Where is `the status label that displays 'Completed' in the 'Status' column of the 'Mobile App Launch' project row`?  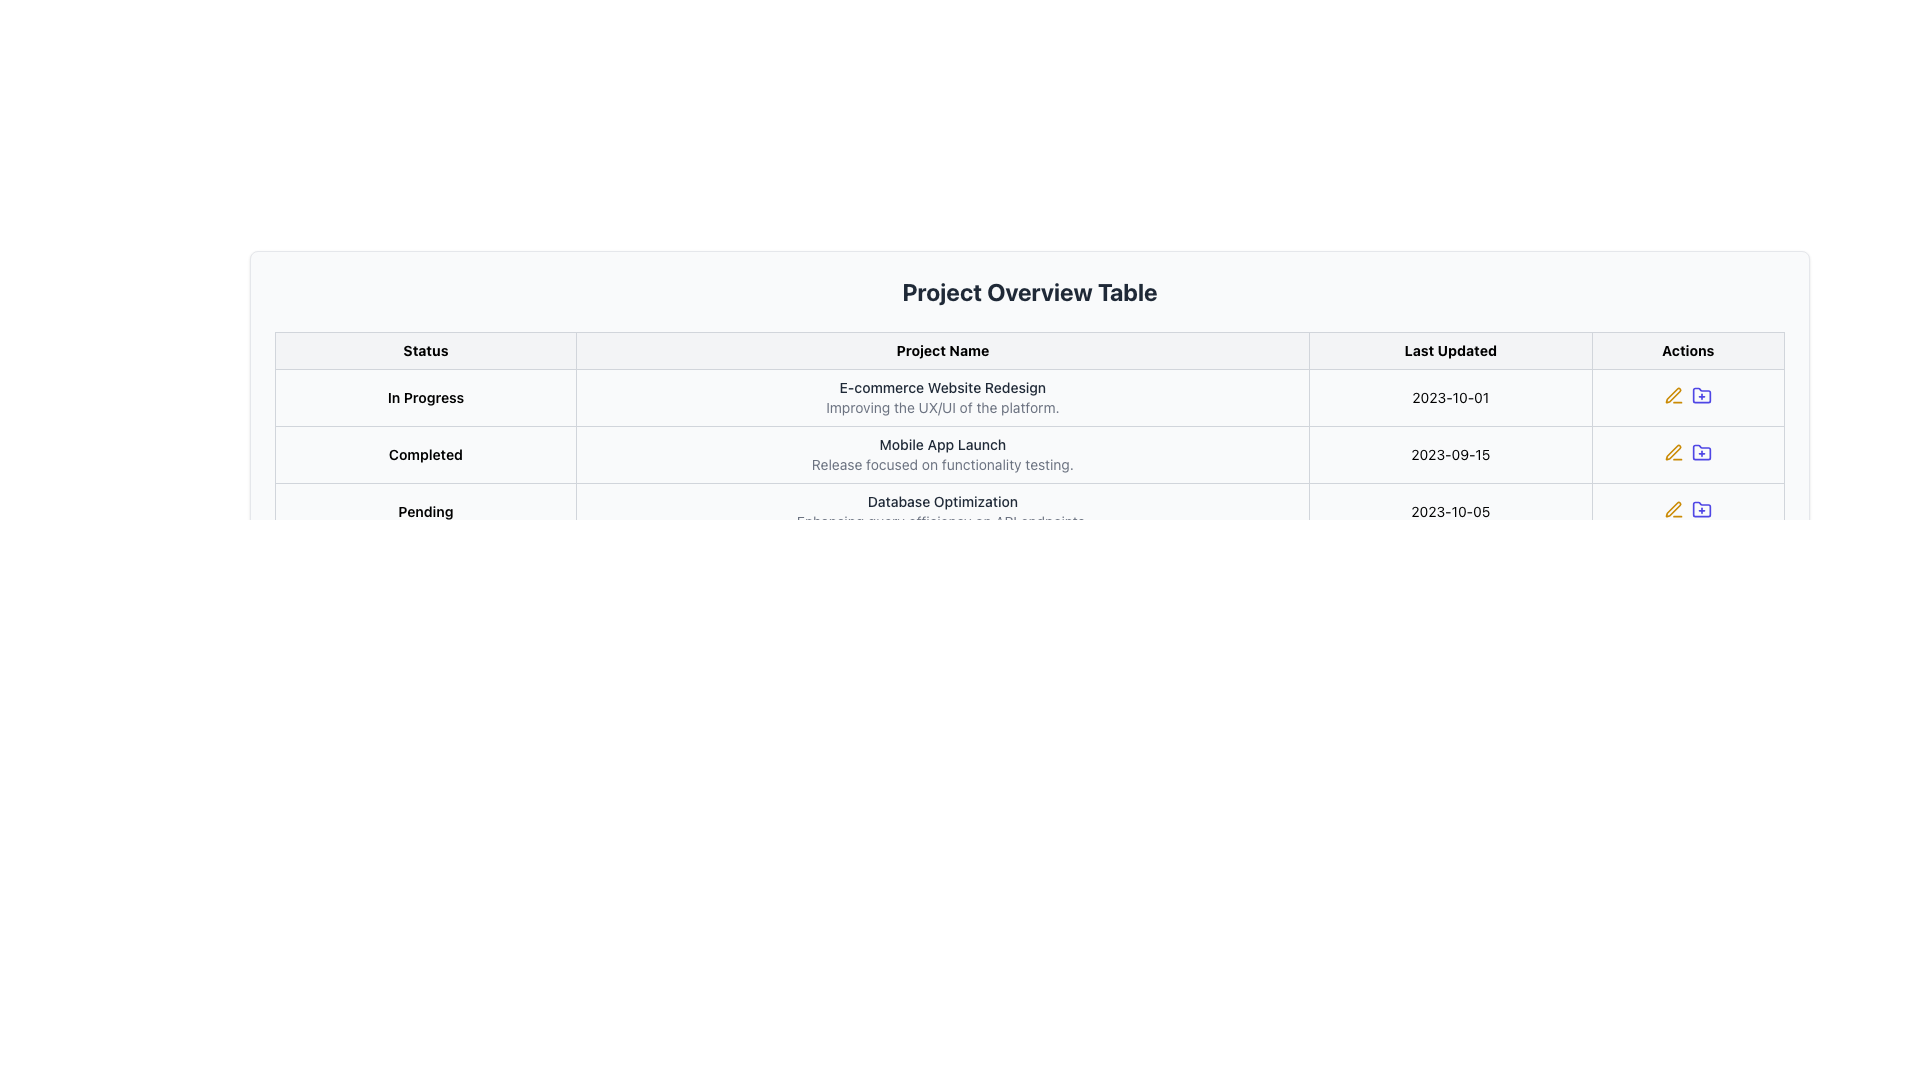 the status label that displays 'Completed' in the 'Status' column of the 'Mobile App Launch' project row is located at coordinates (424, 455).